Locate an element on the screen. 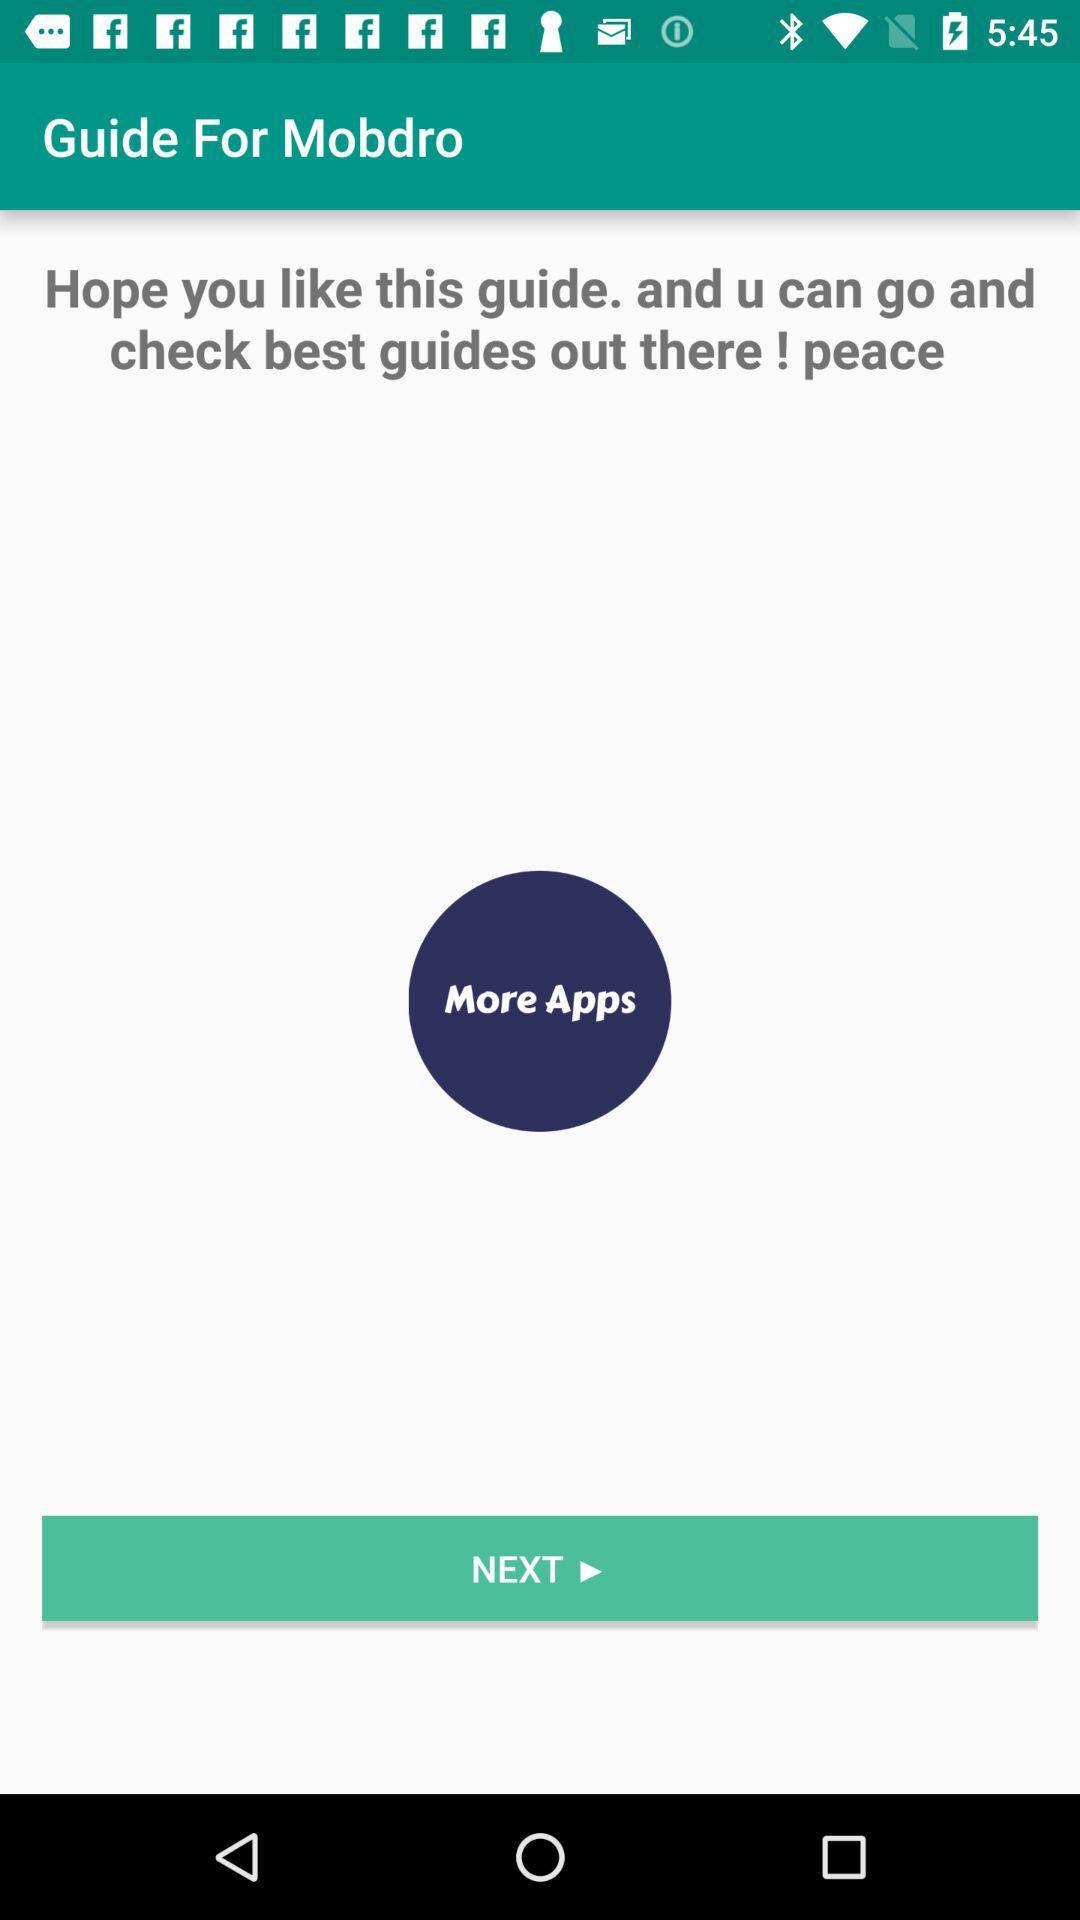 This screenshot has height=1920, width=1080. item below hope you like item is located at coordinates (540, 1002).